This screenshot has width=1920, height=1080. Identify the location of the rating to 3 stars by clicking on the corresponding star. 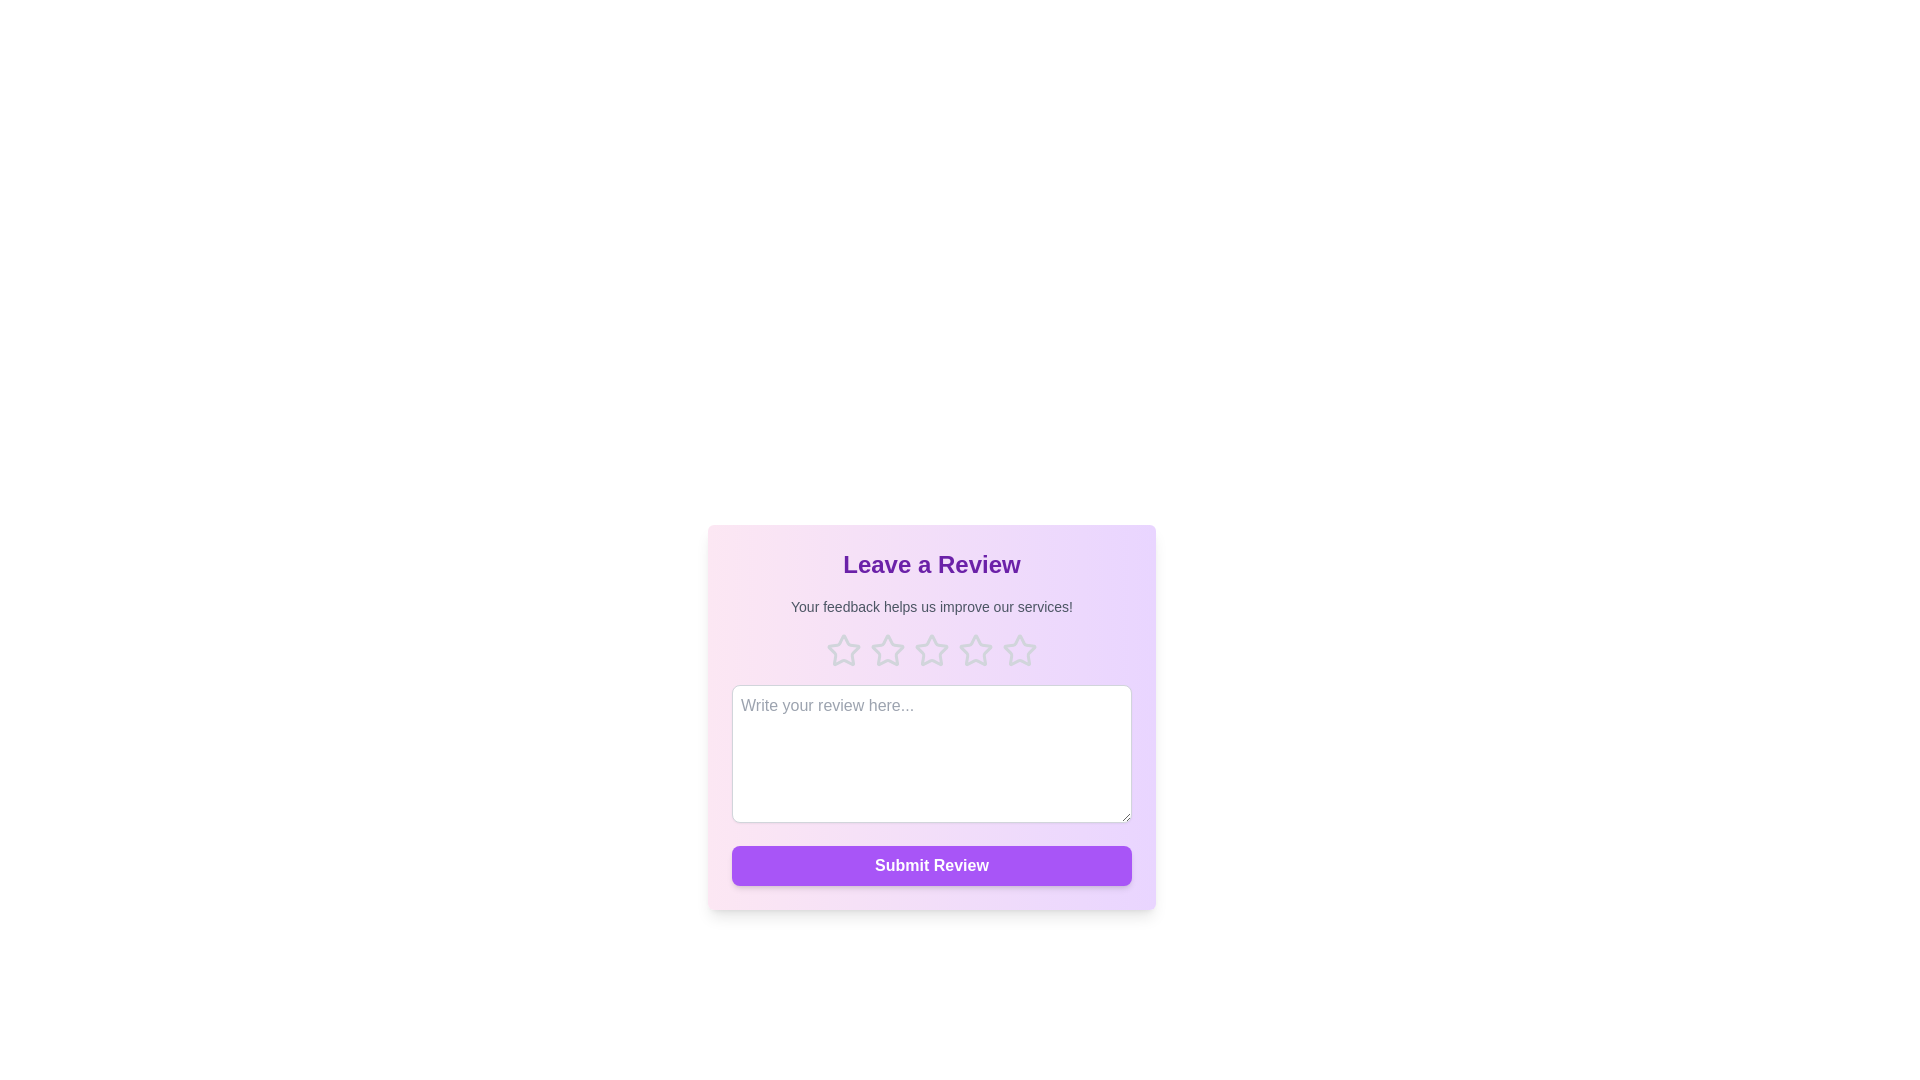
(930, 651).